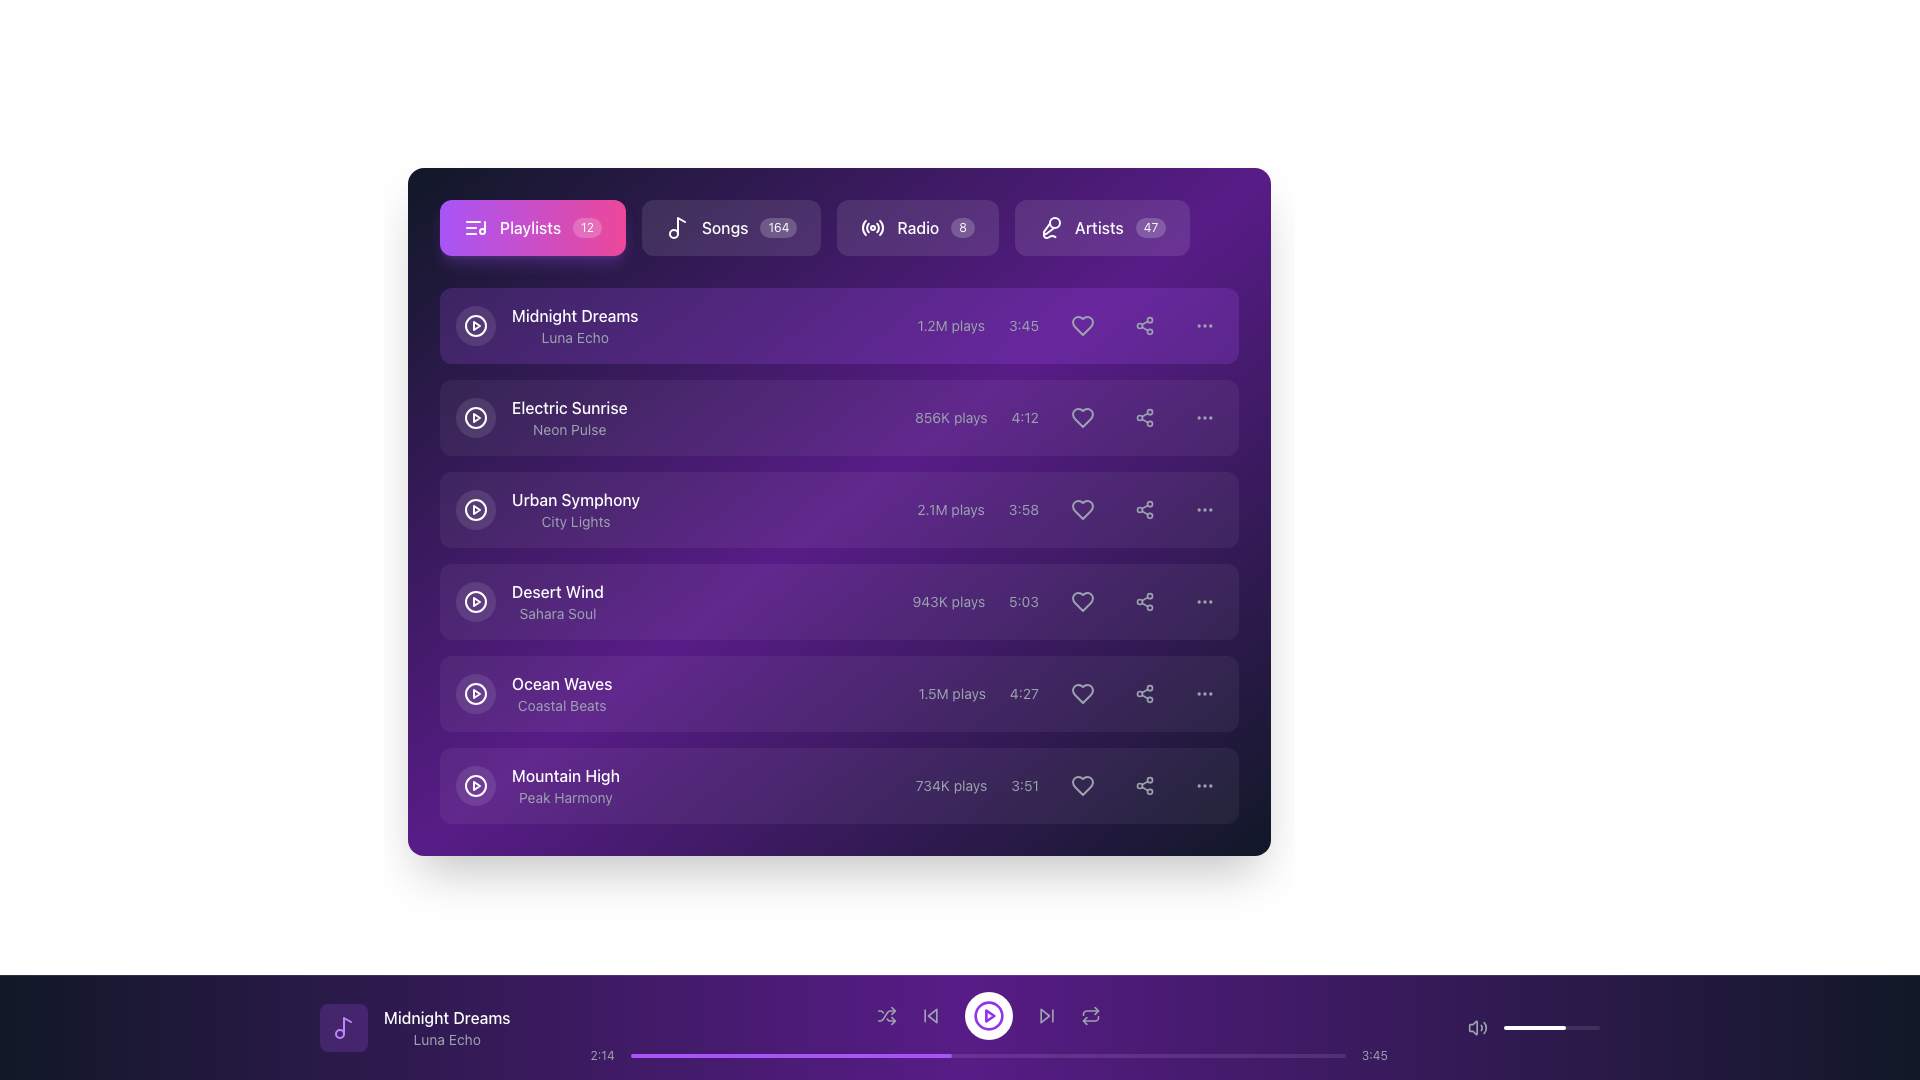 The width and height of the screenshot is (1920, 1080). What do you see at coordinates (1082, 693) in the screenshot?
I see `the heart icon button for the song 'Ocean Waves' by 'Coastal Beats'` at bounding box center [1082, 693].